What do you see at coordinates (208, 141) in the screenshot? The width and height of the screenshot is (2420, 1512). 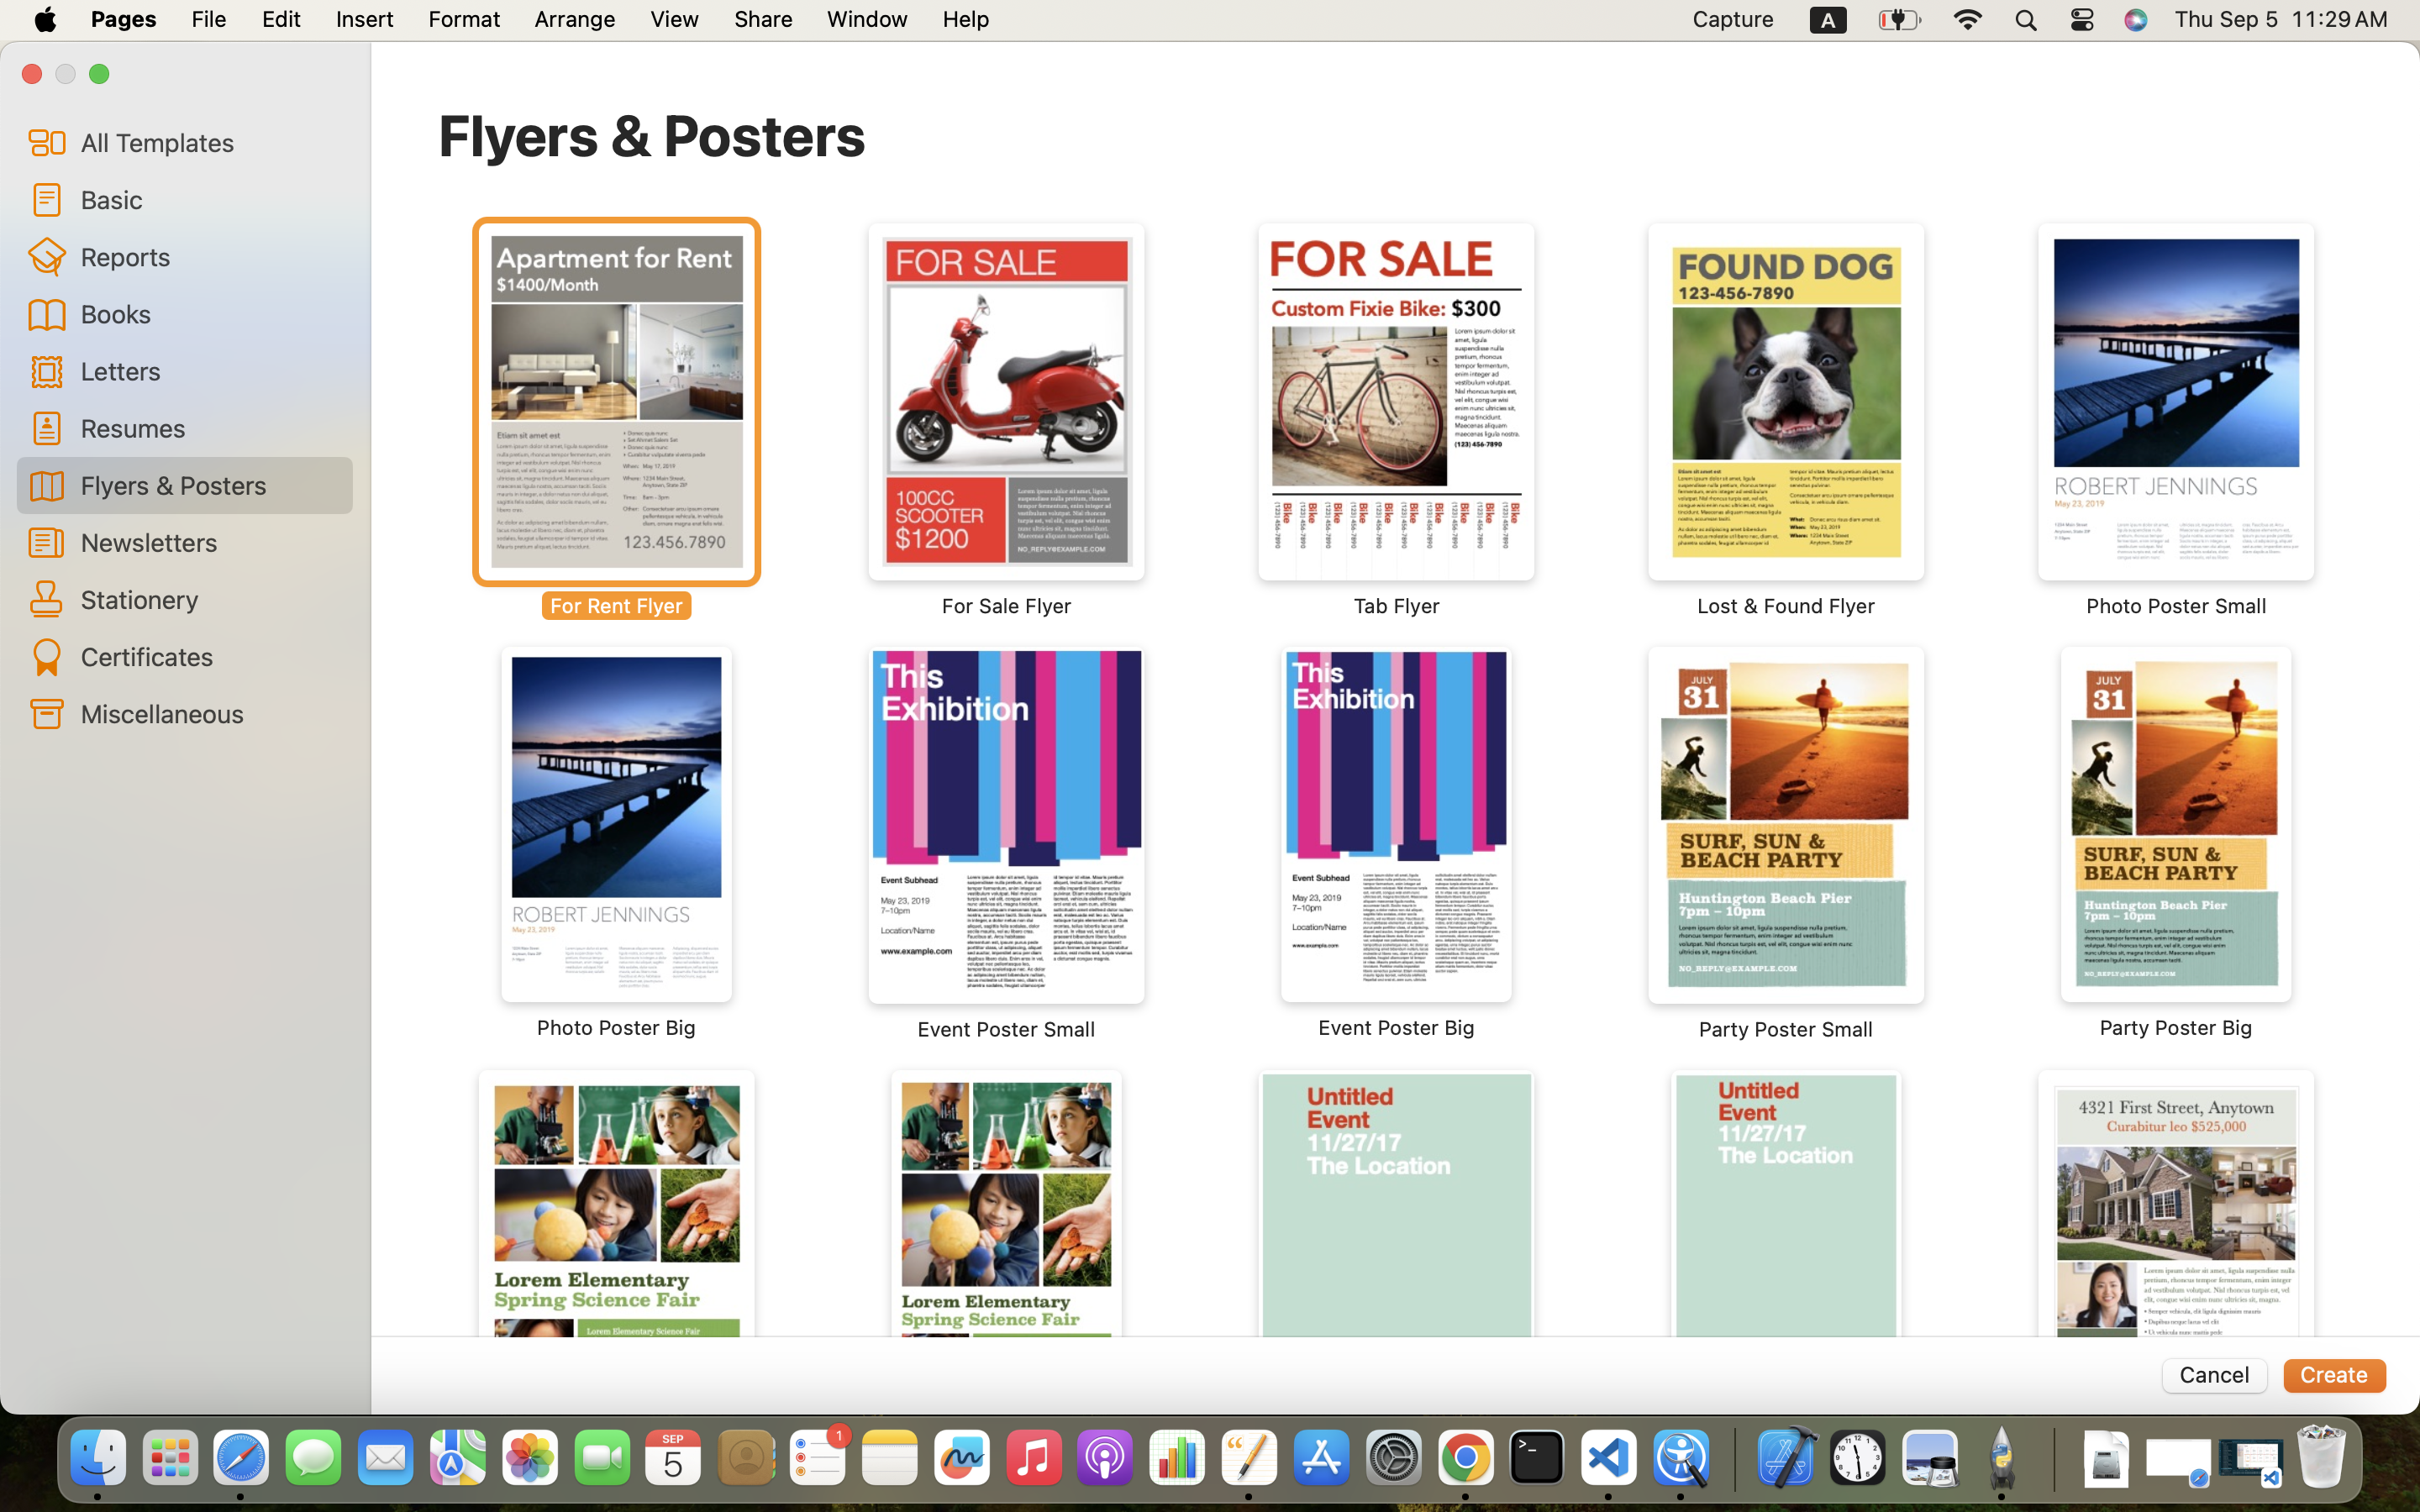 I see `'All Templates'` at bounding box center [208, 141].